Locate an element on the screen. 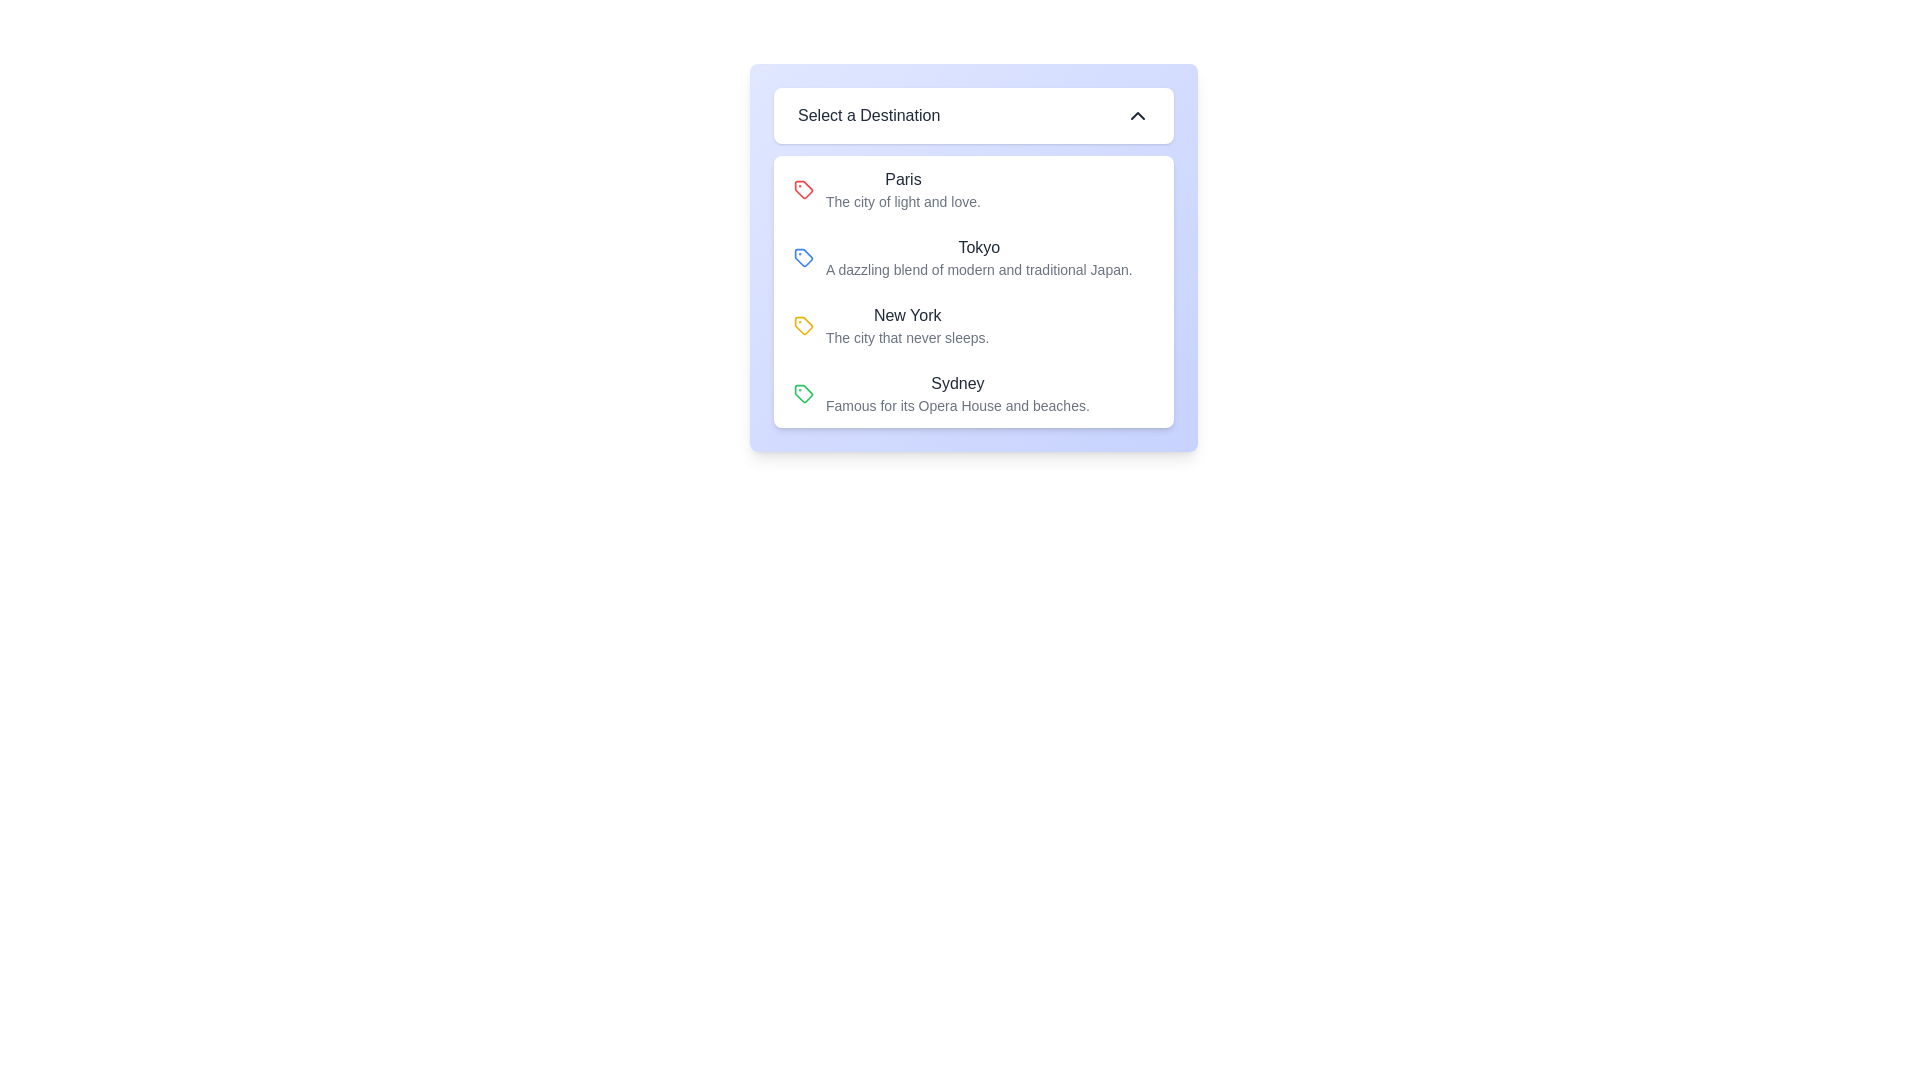 This screenshot has height=1080, width=1920. the 'Tokyo' selection option in the dropdown menu titled 'Select a Destination', which is the second item in the list located between 'Paris' and 'New York' is located at coordinates (979, 257).